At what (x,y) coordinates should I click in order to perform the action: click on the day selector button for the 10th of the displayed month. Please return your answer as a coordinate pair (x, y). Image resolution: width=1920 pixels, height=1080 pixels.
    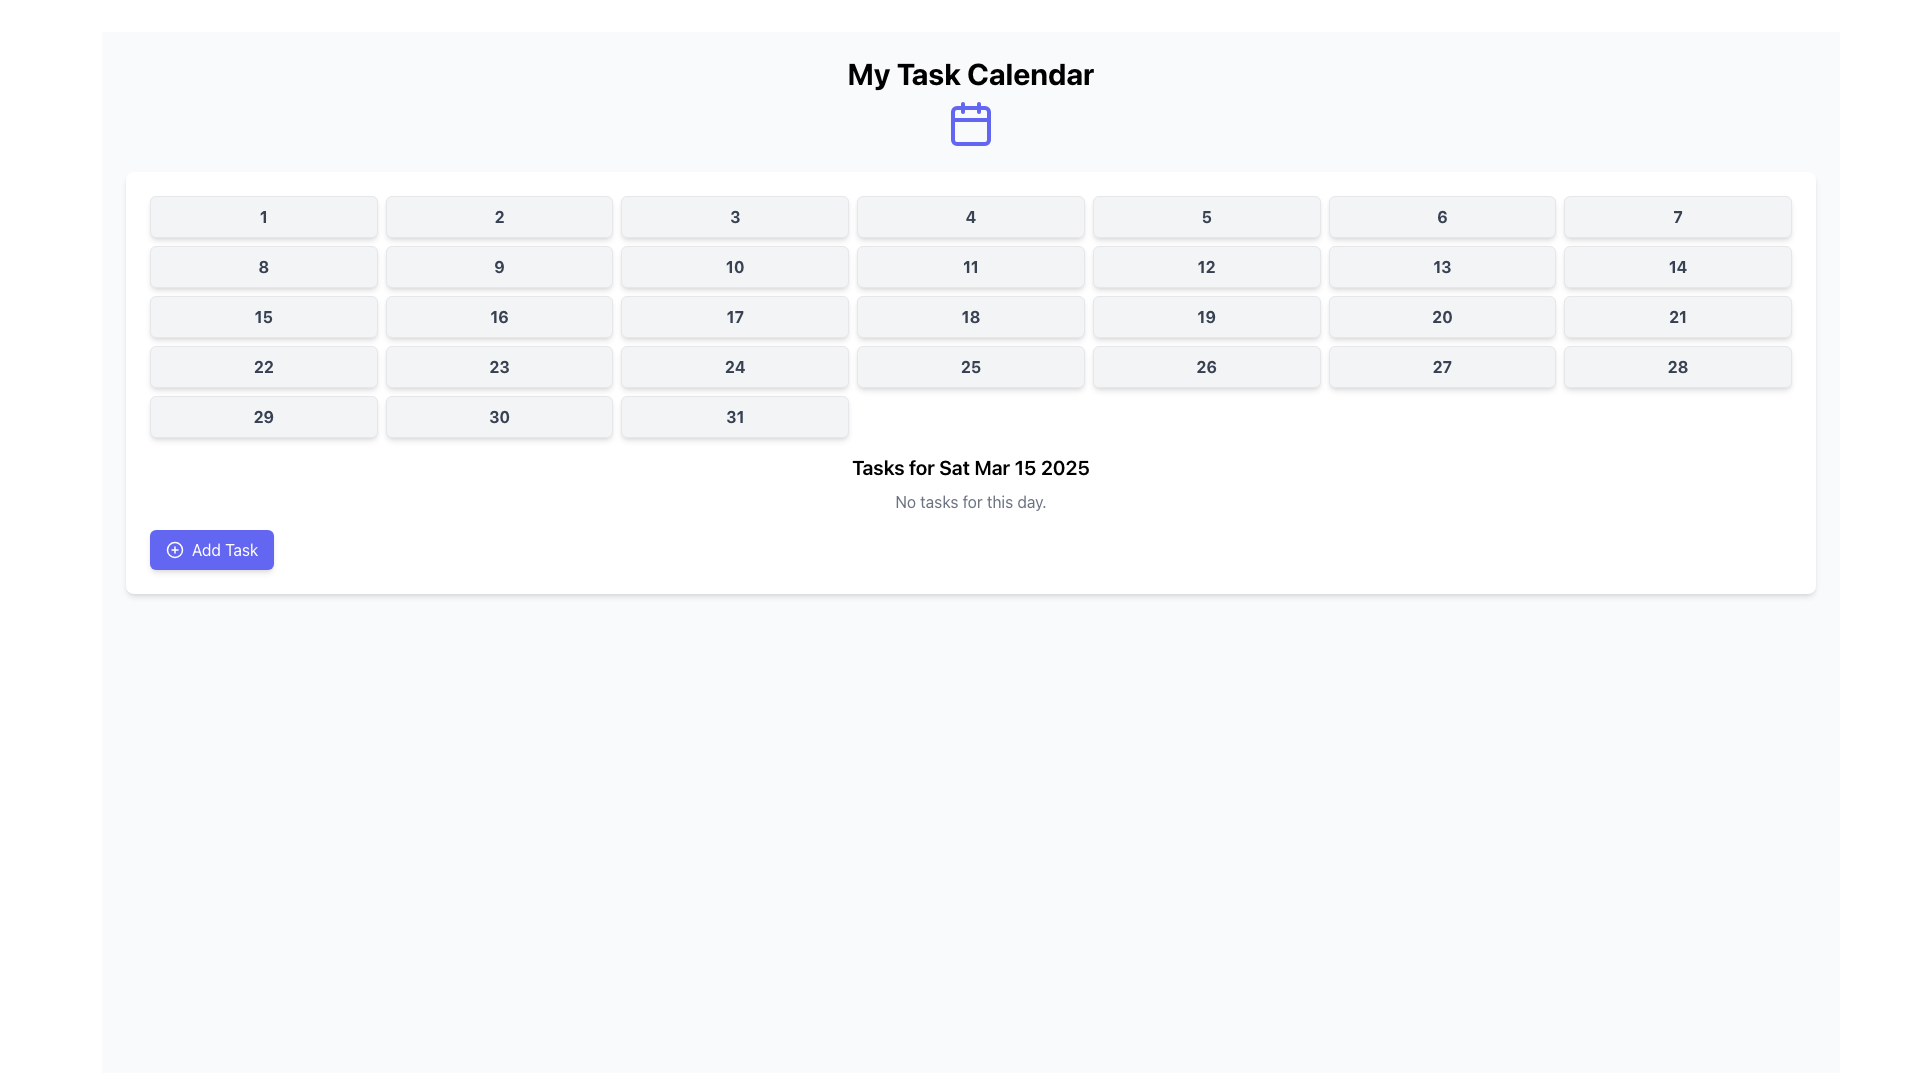
    Looking at the image, I should click on (734, 265).